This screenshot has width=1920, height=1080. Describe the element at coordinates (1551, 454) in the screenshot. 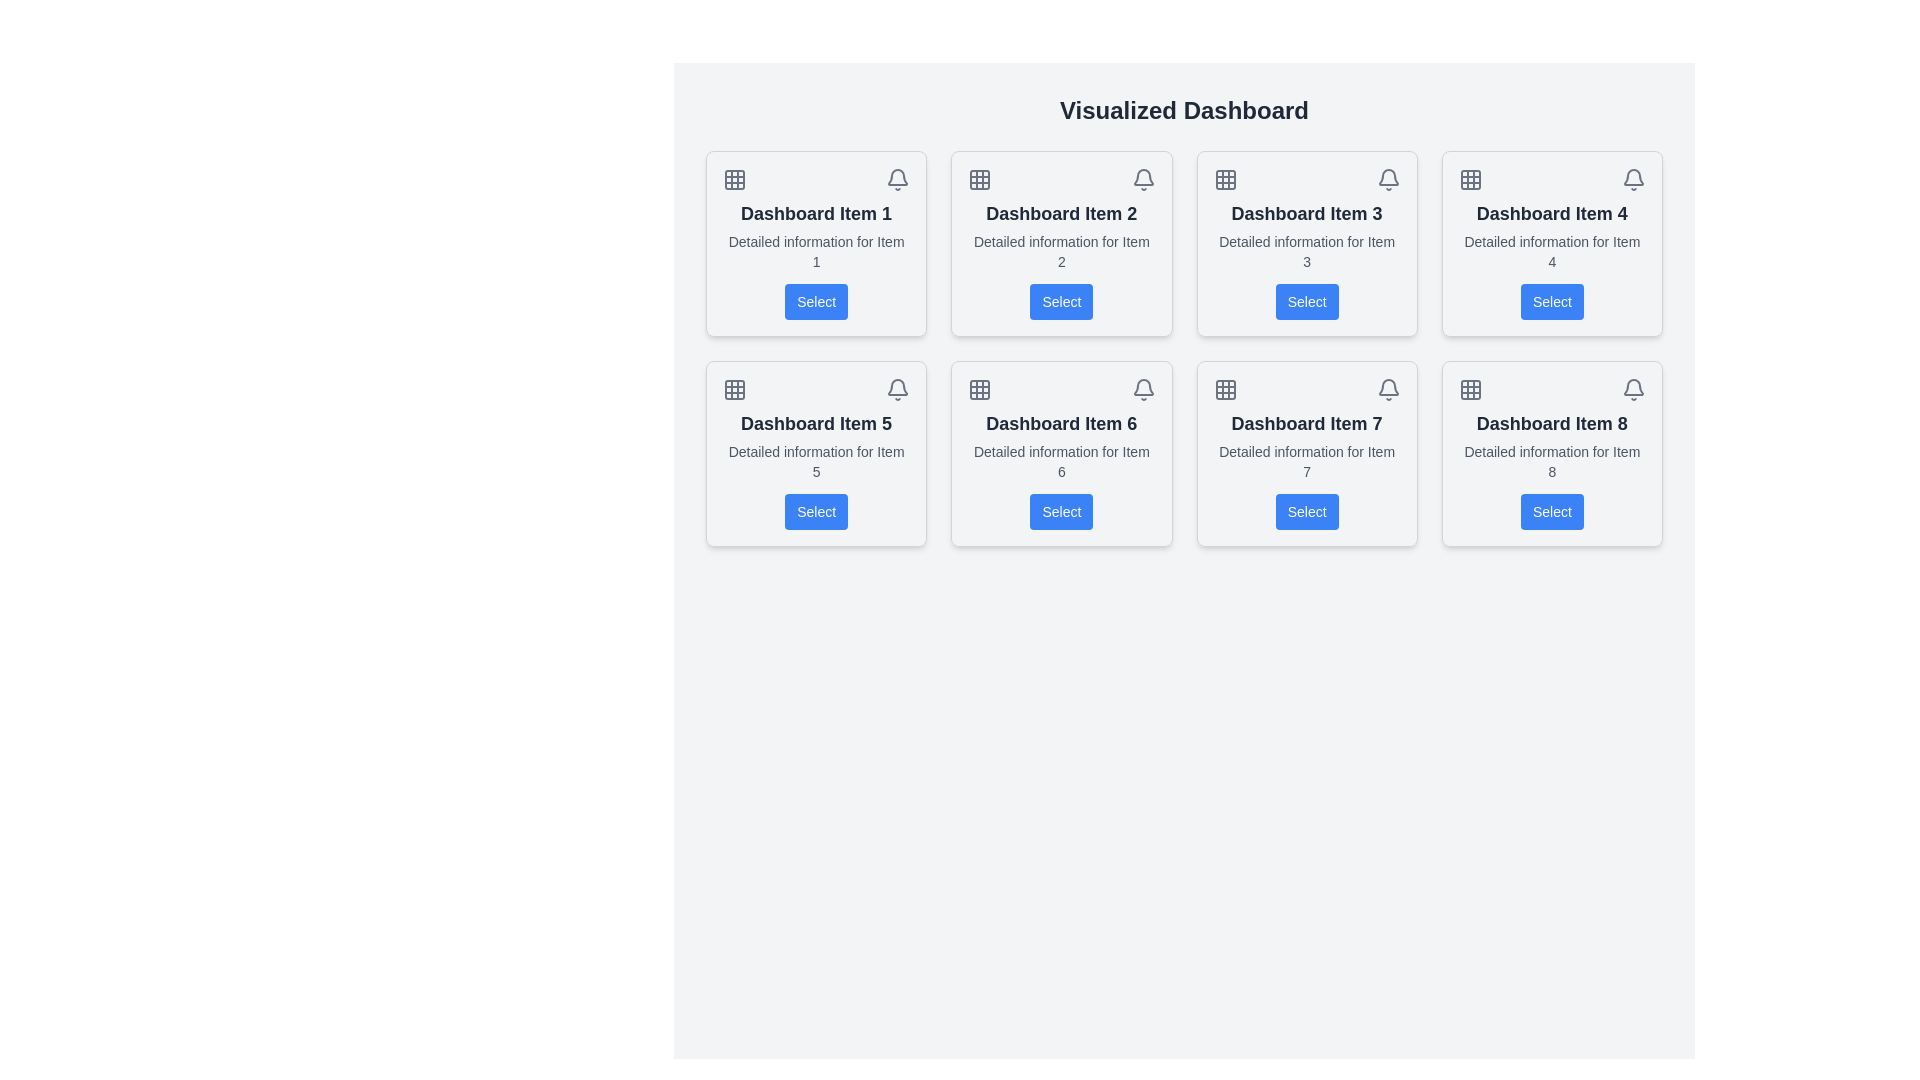

I see `the 'Dashboard Item 8' card` at that location.